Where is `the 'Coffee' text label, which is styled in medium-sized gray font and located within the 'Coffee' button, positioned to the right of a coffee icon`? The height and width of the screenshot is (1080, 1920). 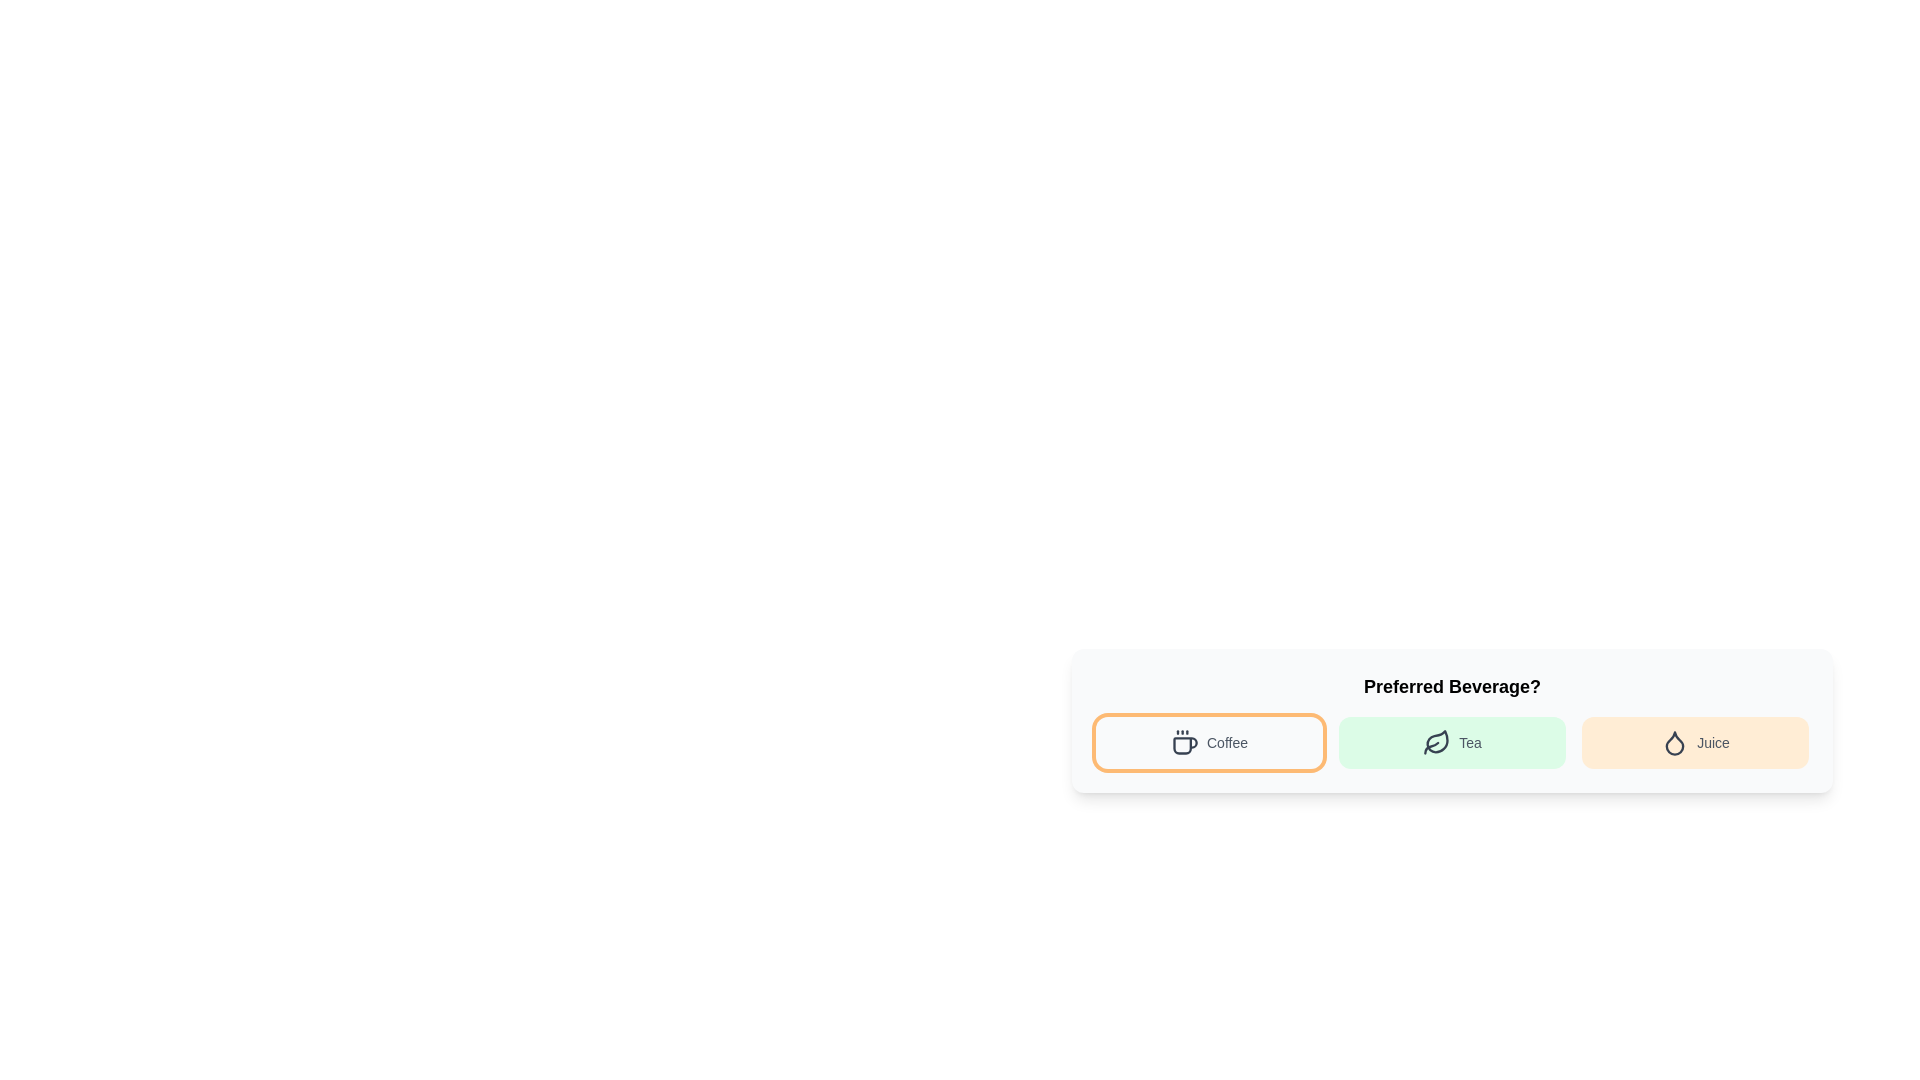 the 'Coffee' text label, which is styled in medium-sized gray font and located within the 'Coffee' button, positioned to the right of a coffee icon is located at coordinates (1226, 743).